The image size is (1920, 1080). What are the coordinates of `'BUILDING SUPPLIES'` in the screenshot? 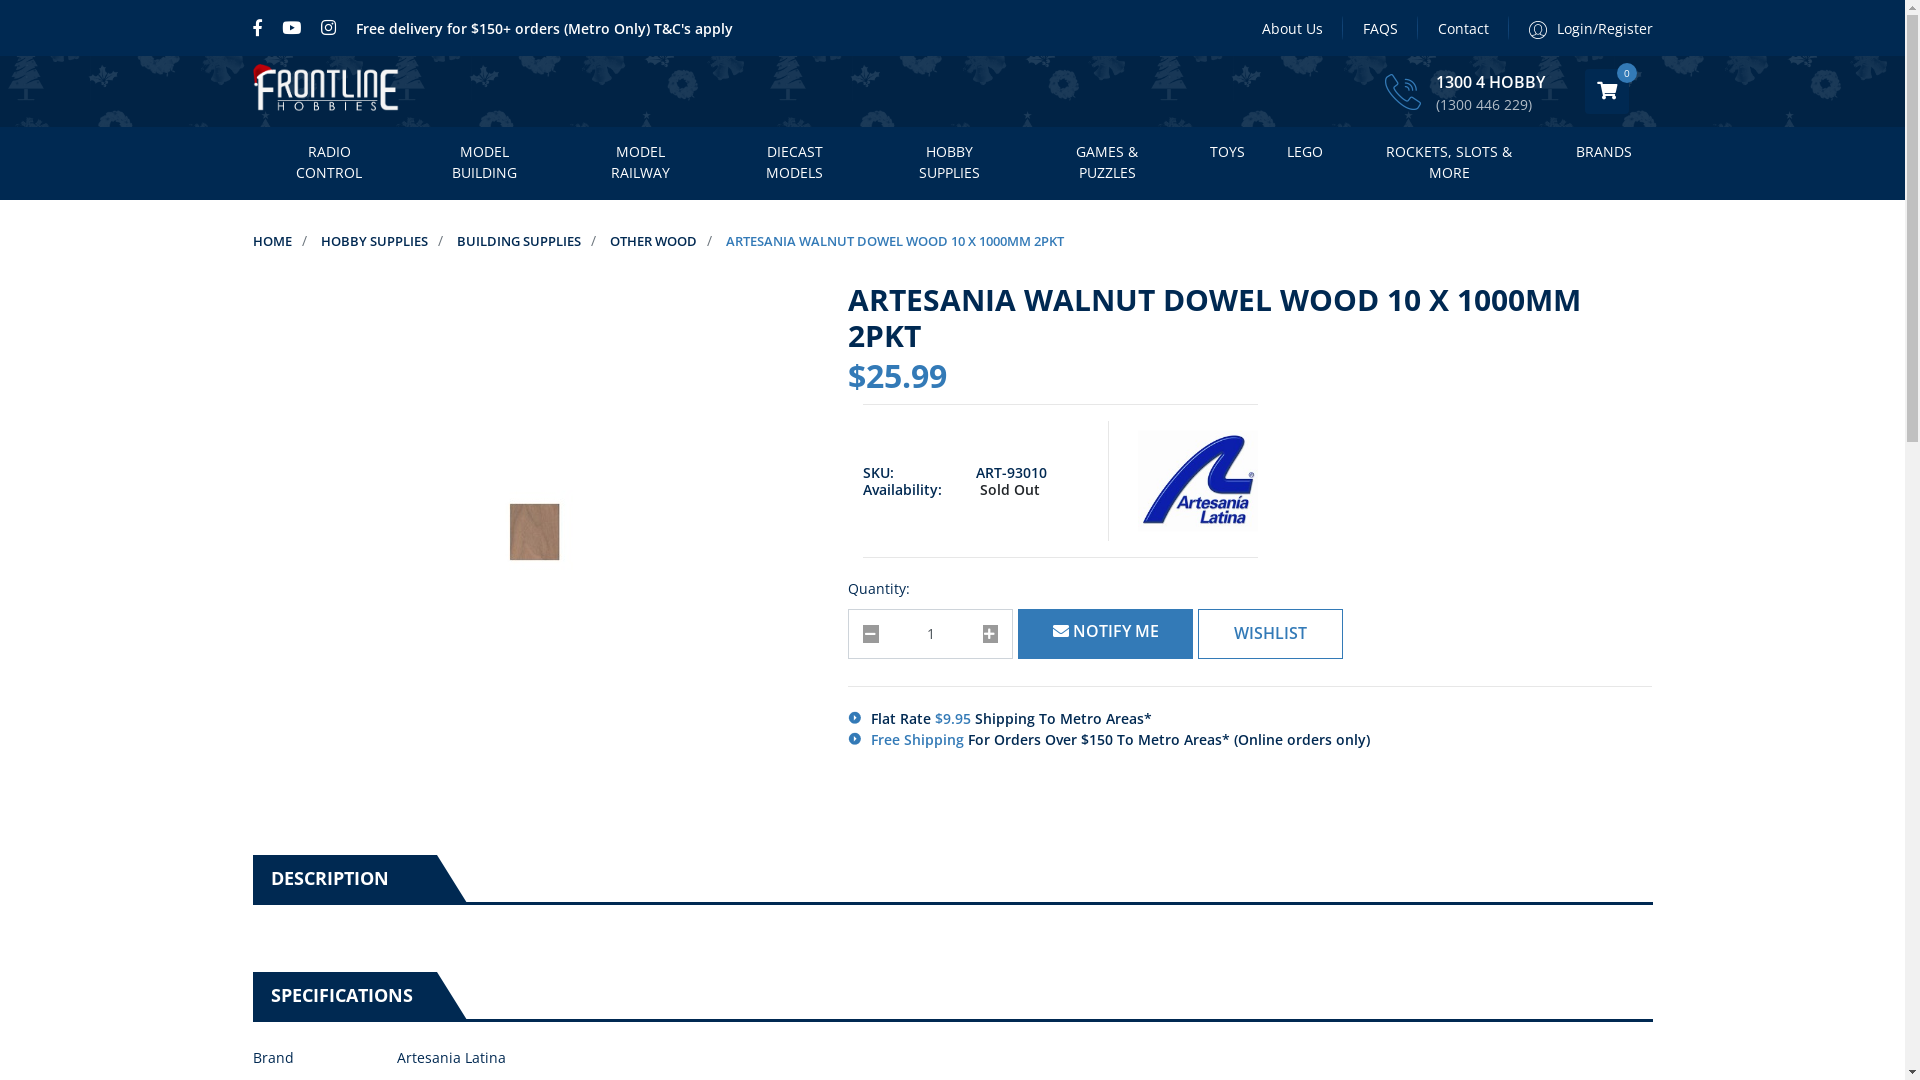 It's located at (518, 239).